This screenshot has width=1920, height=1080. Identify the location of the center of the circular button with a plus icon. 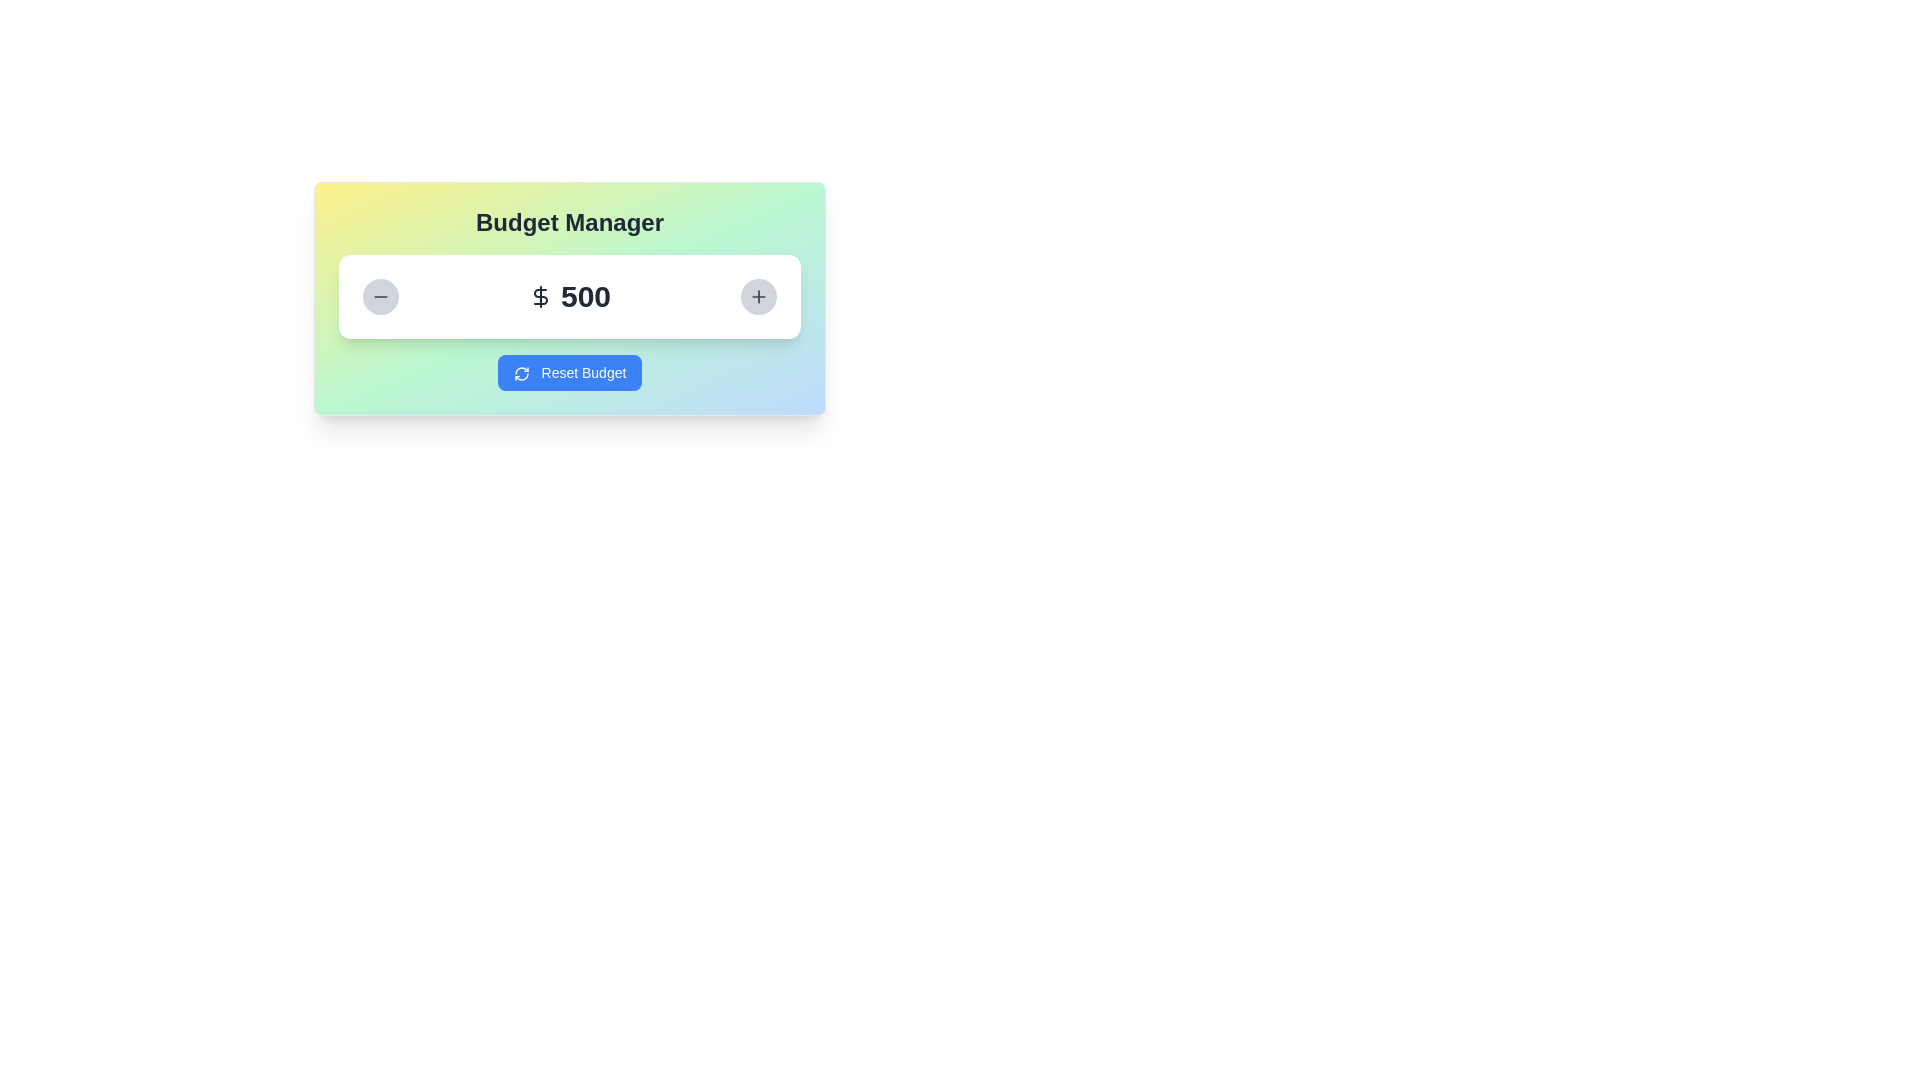
(757, 297).